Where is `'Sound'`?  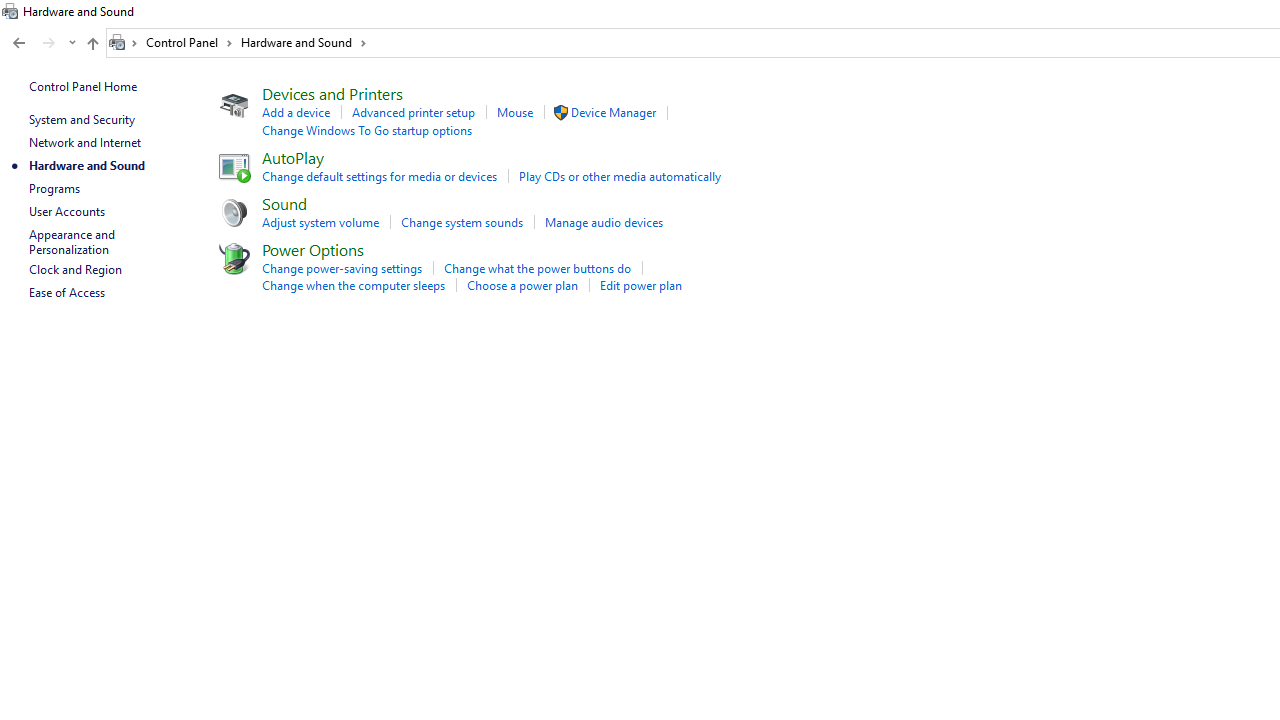
'Sound' is located at coordinates (283, 203).